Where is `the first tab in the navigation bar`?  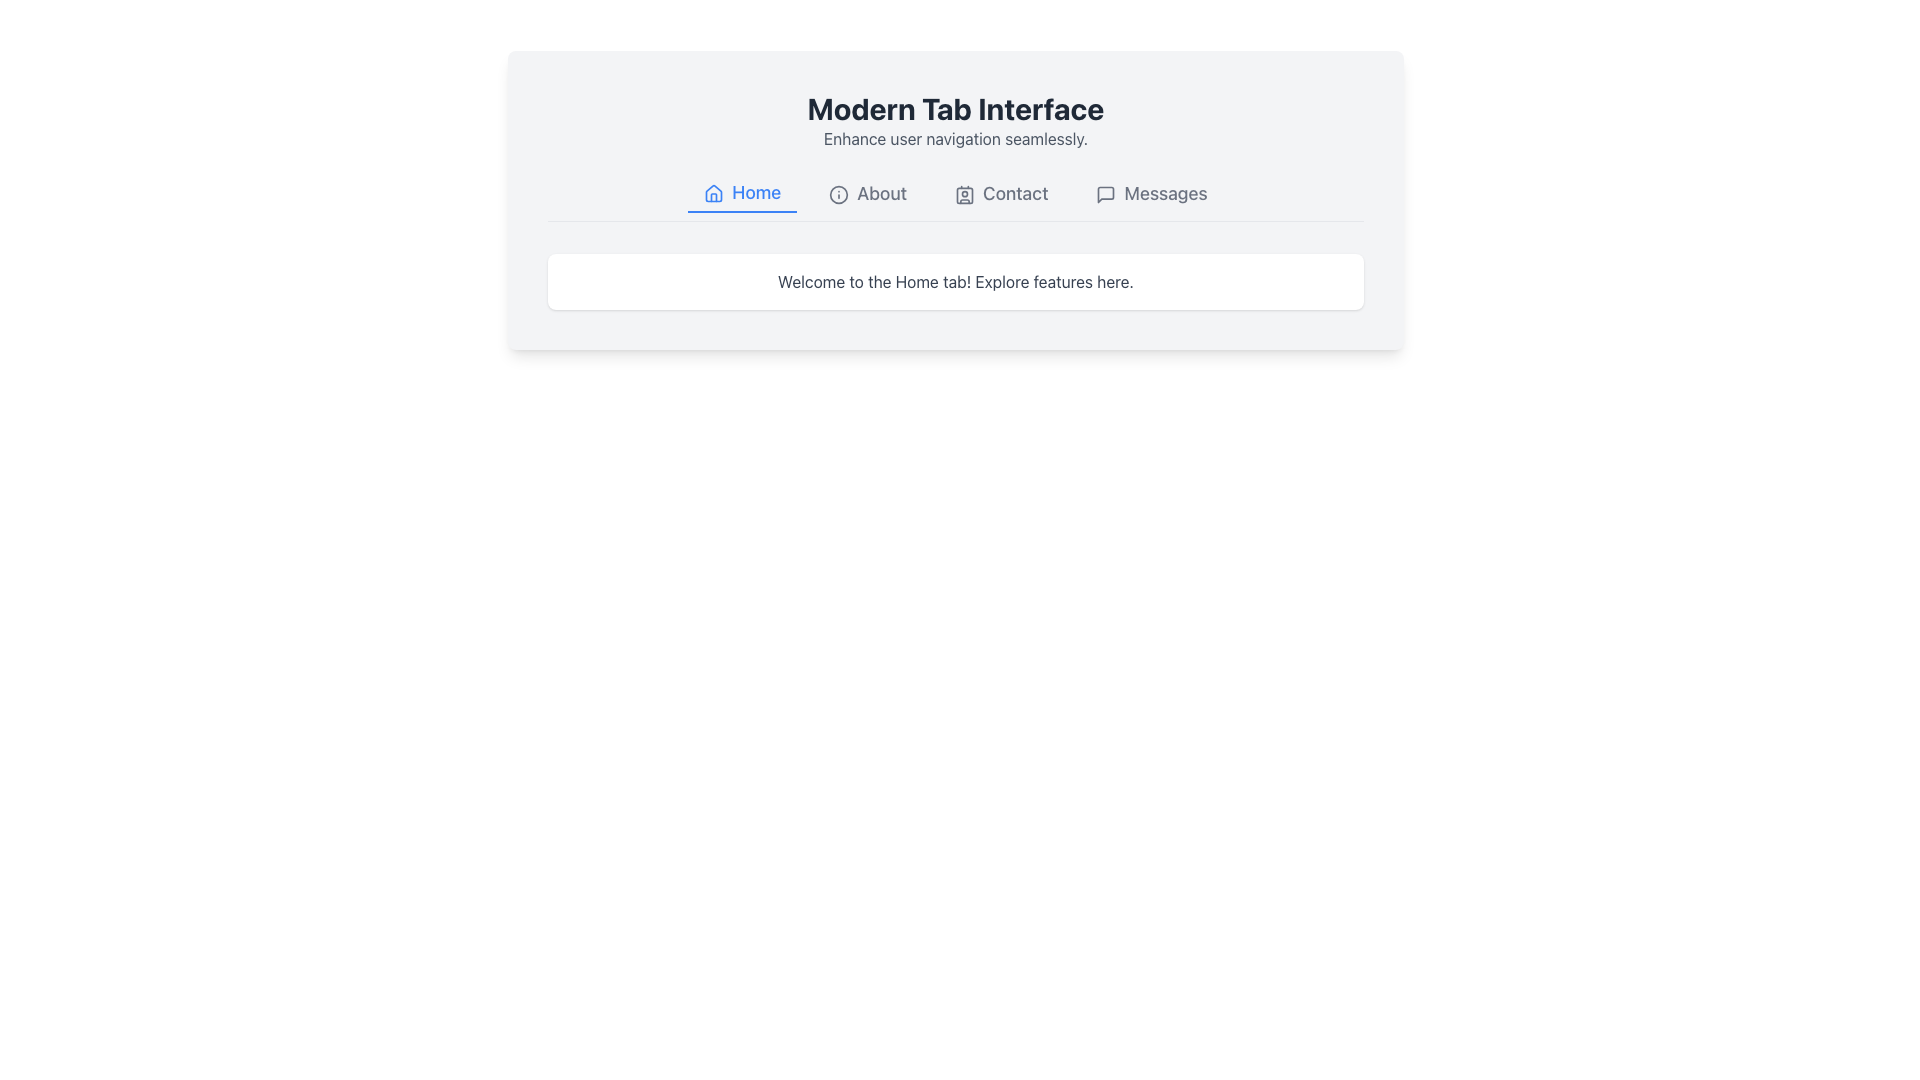 the first tab in the navigation bar is located at coordinates (741, 193).